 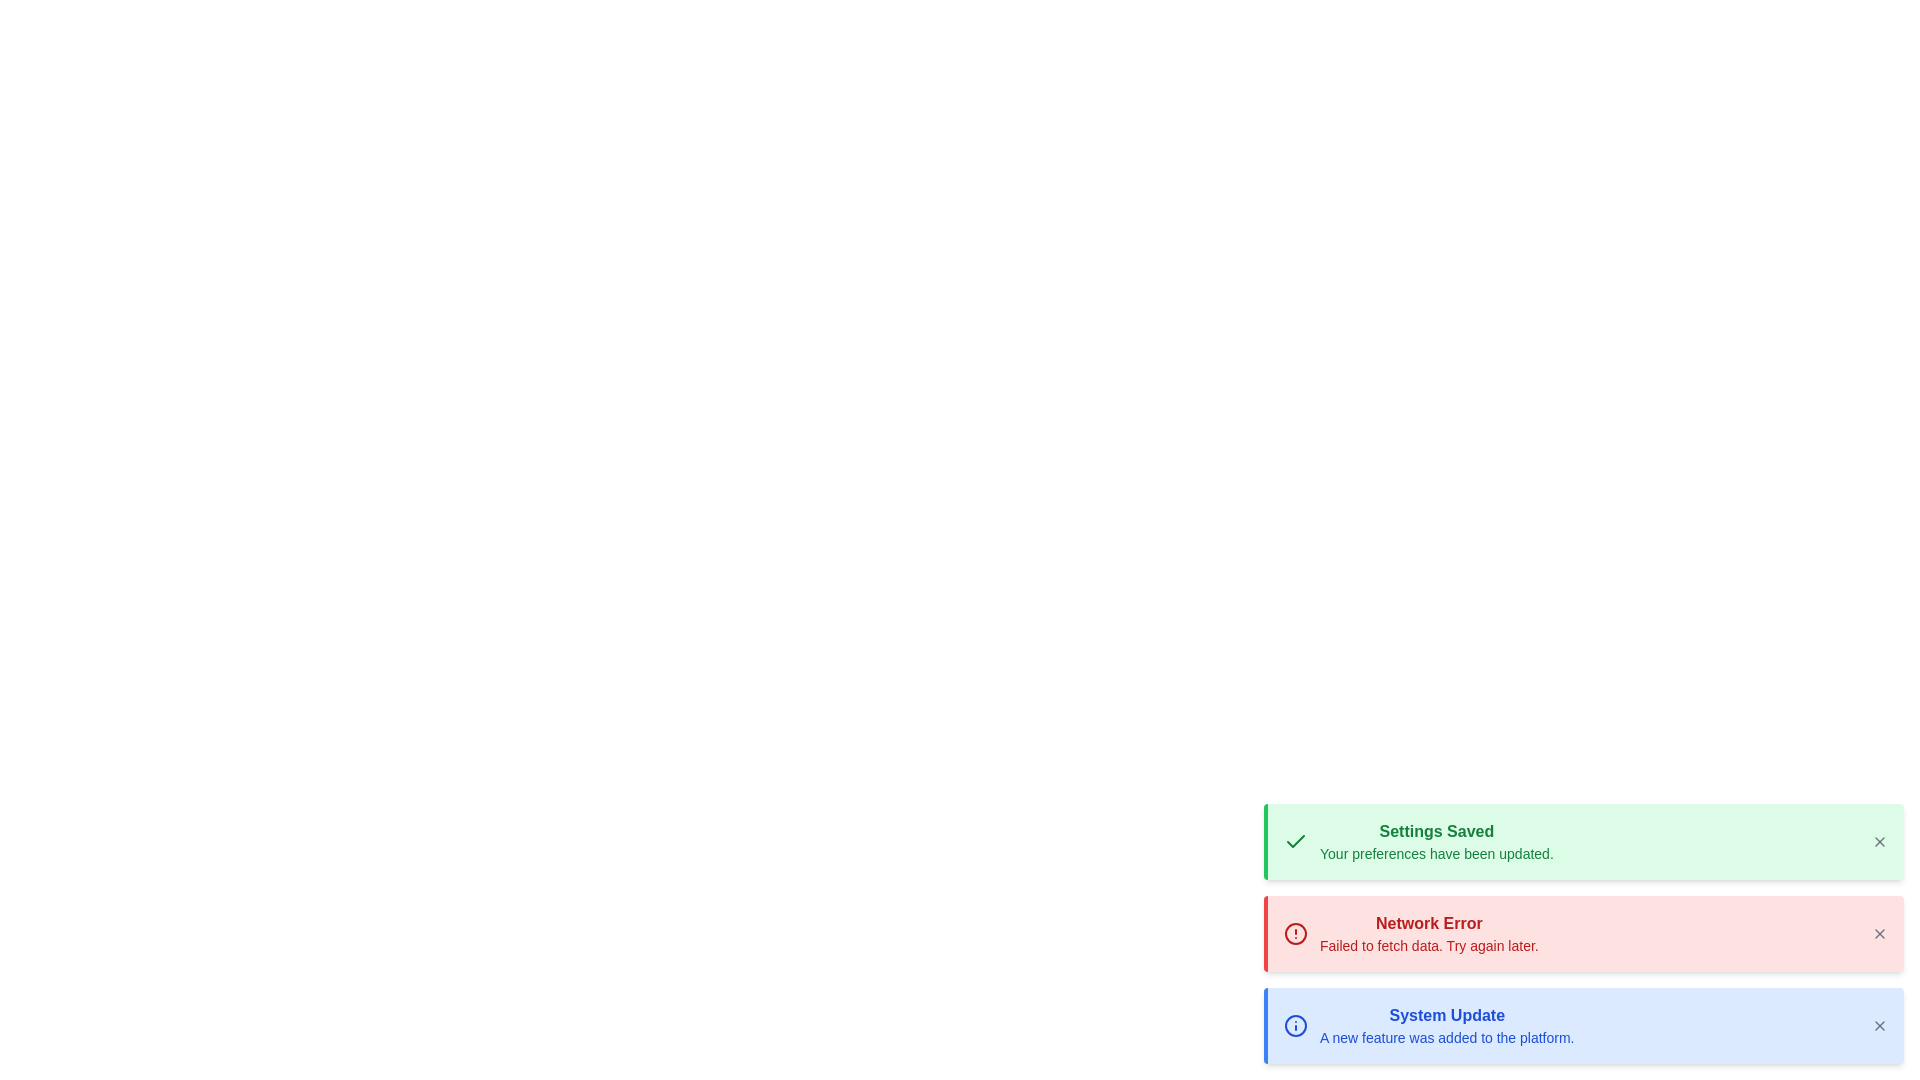 I want to click on the third notification message block in the bottom-most notification card, so click(x=1428, y=1026).